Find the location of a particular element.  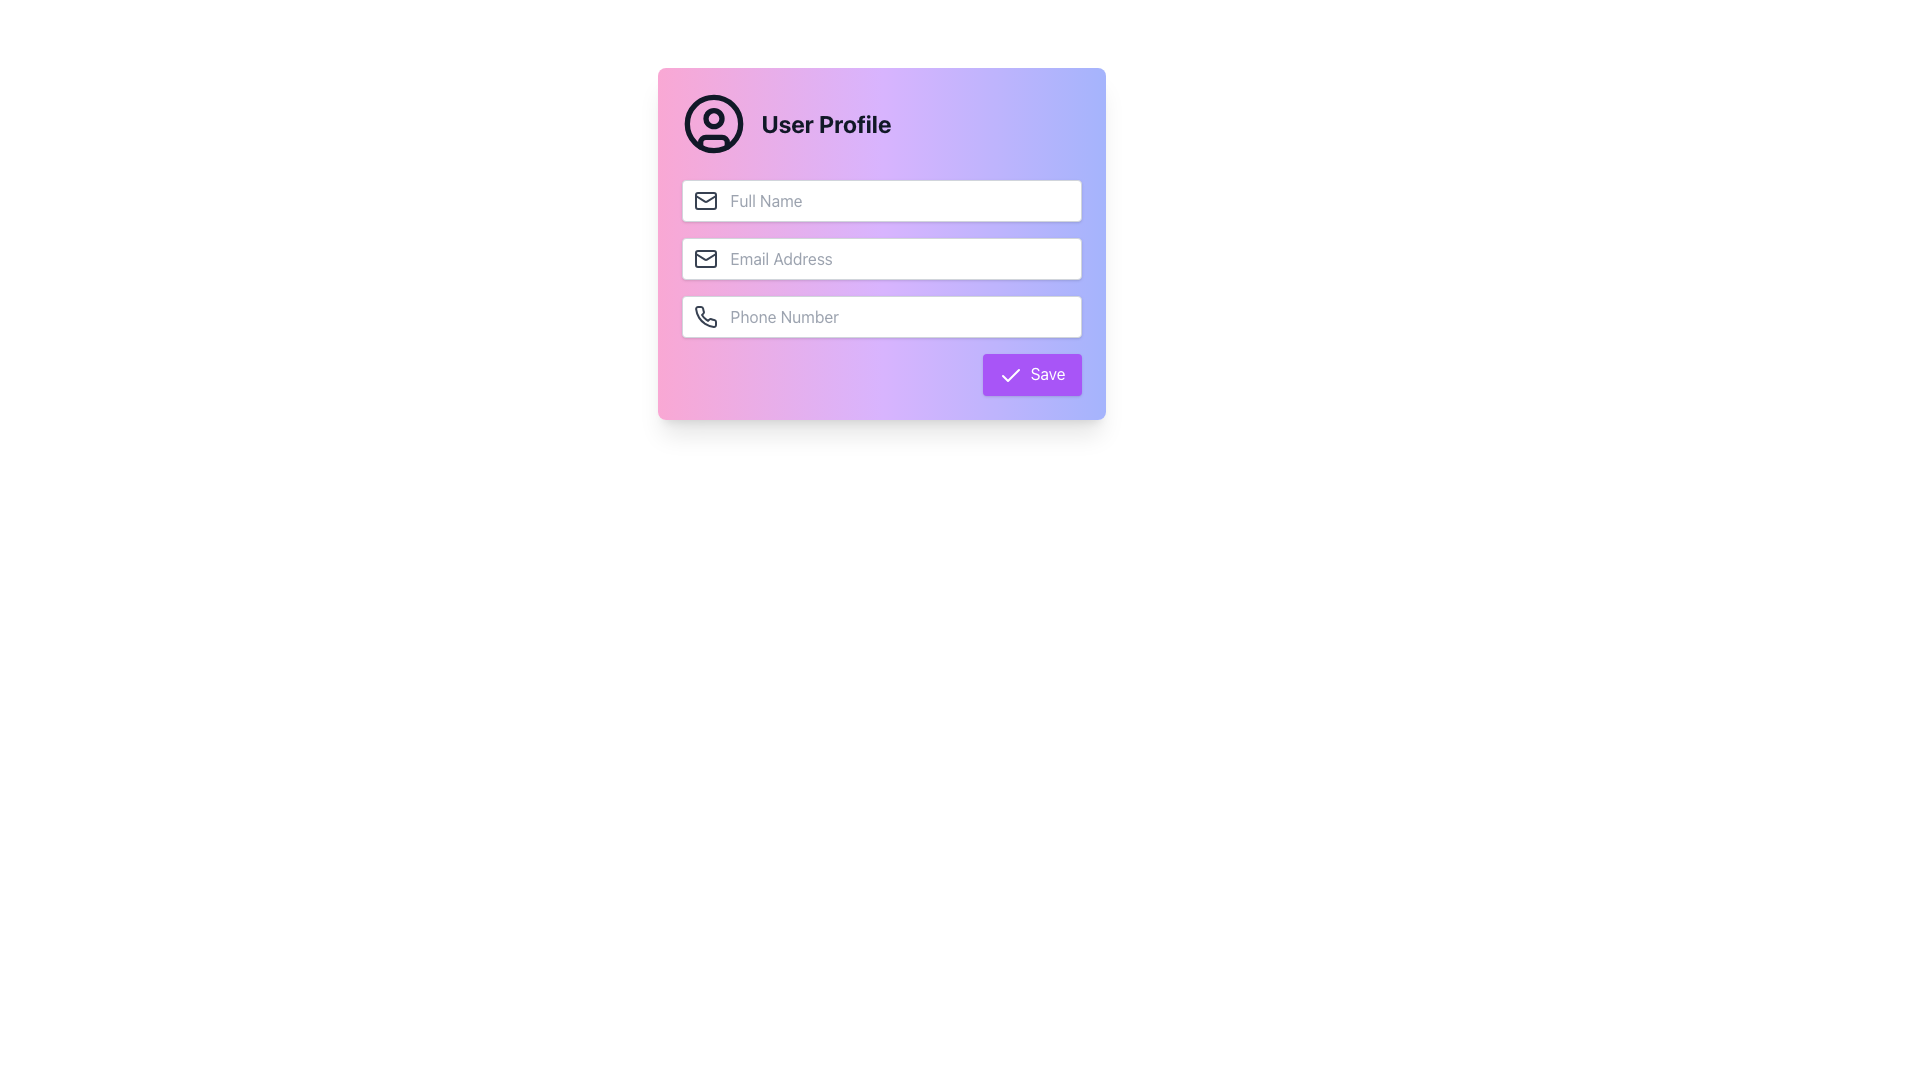

the email input field, which is the second input field below the 'Full Name' field and above the 'Phone Number' field, to focus on it is located at coordinates (880, 257).